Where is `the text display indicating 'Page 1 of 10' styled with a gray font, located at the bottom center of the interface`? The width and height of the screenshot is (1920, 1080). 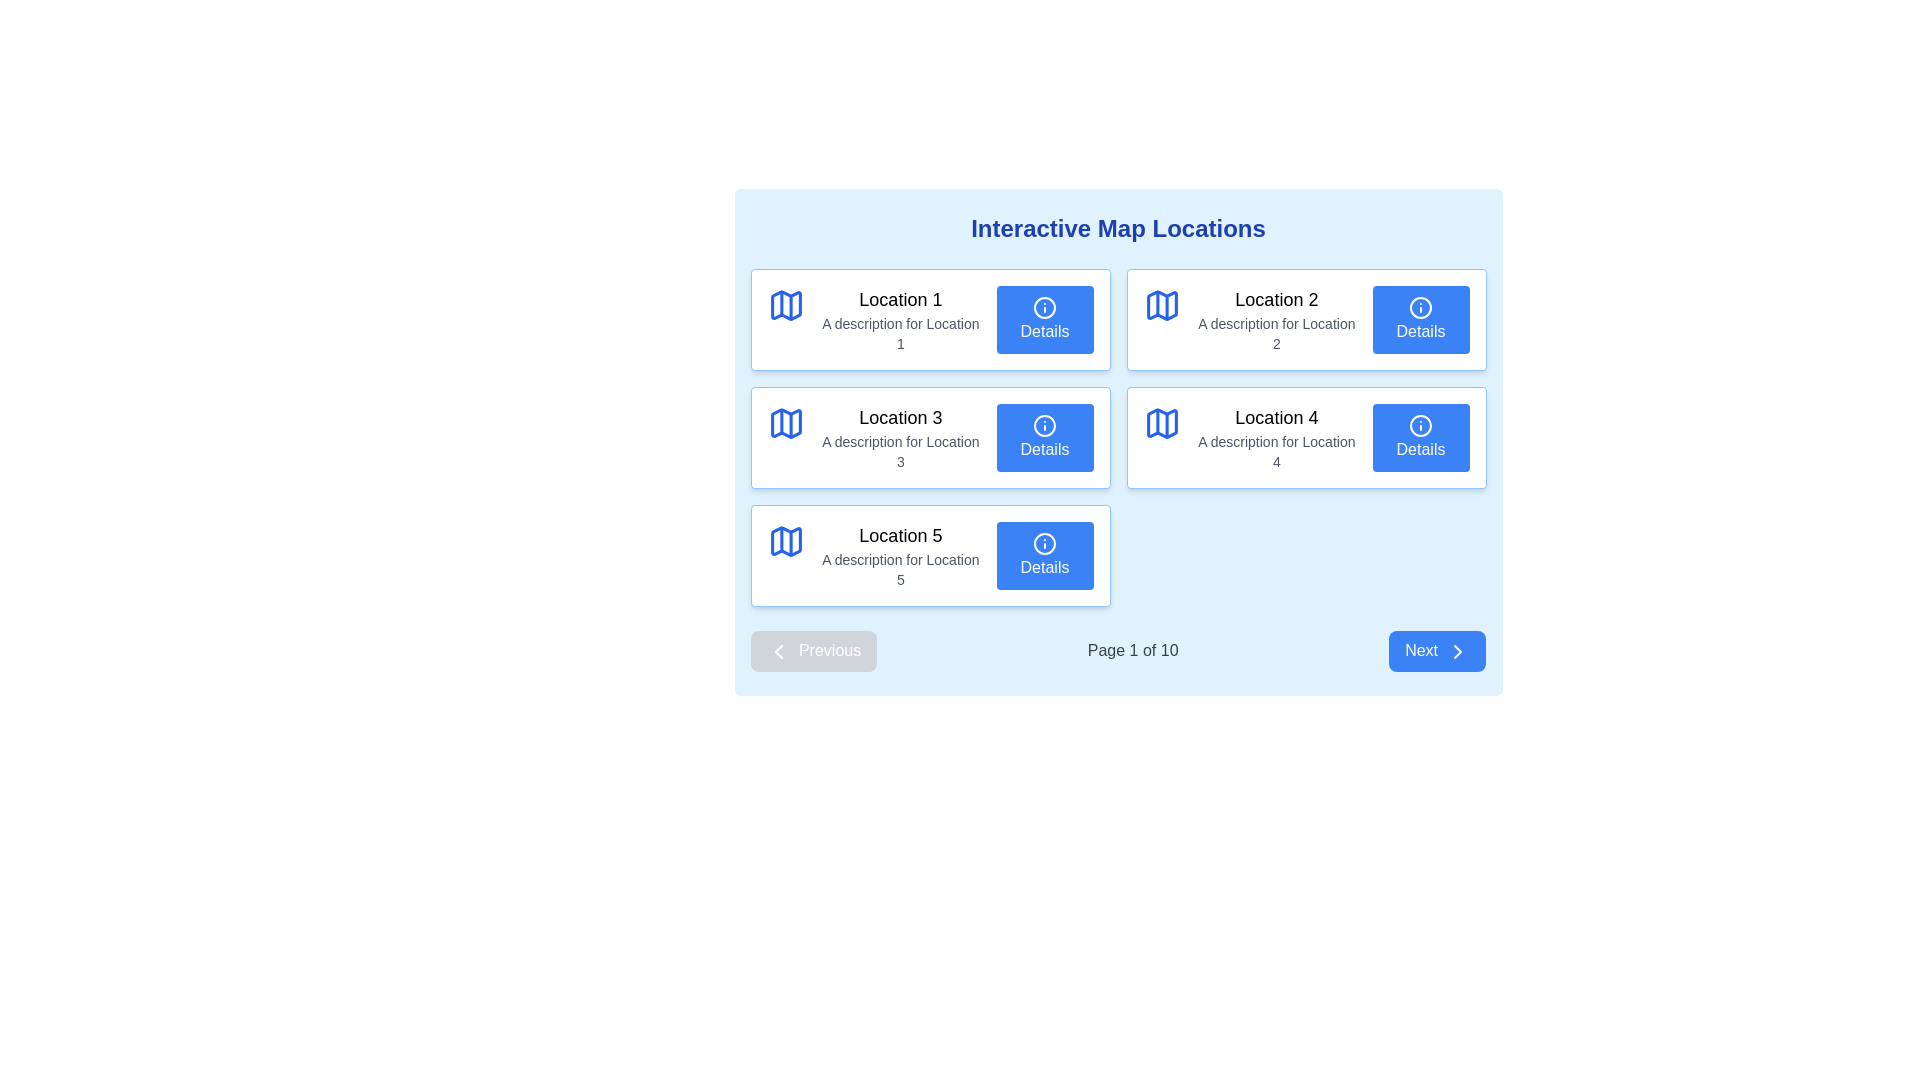
the text display indicating 'Page 1 of 10' styled with a gray font, located at the bottom center of the interface is located at coordinates (1133, 651).